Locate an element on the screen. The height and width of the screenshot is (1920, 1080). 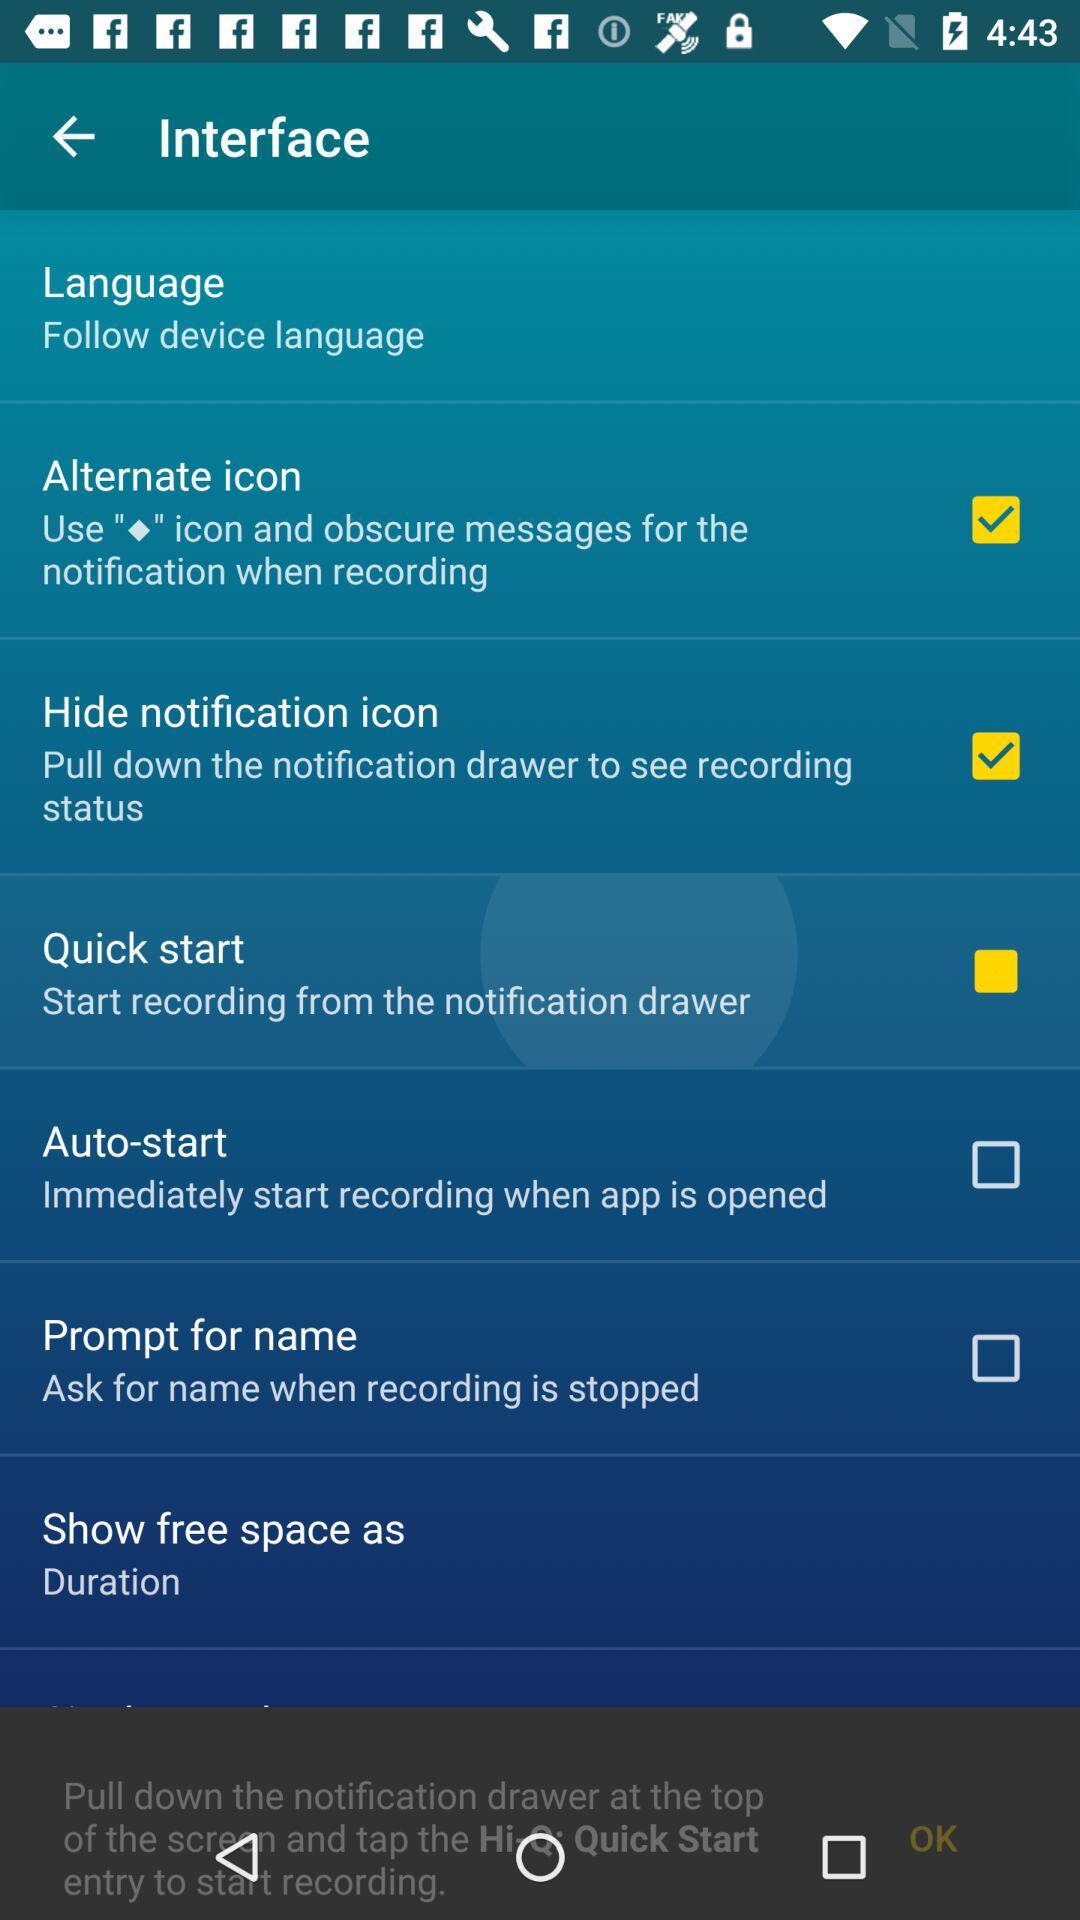
item below the language is located at coordinates (232, 333).